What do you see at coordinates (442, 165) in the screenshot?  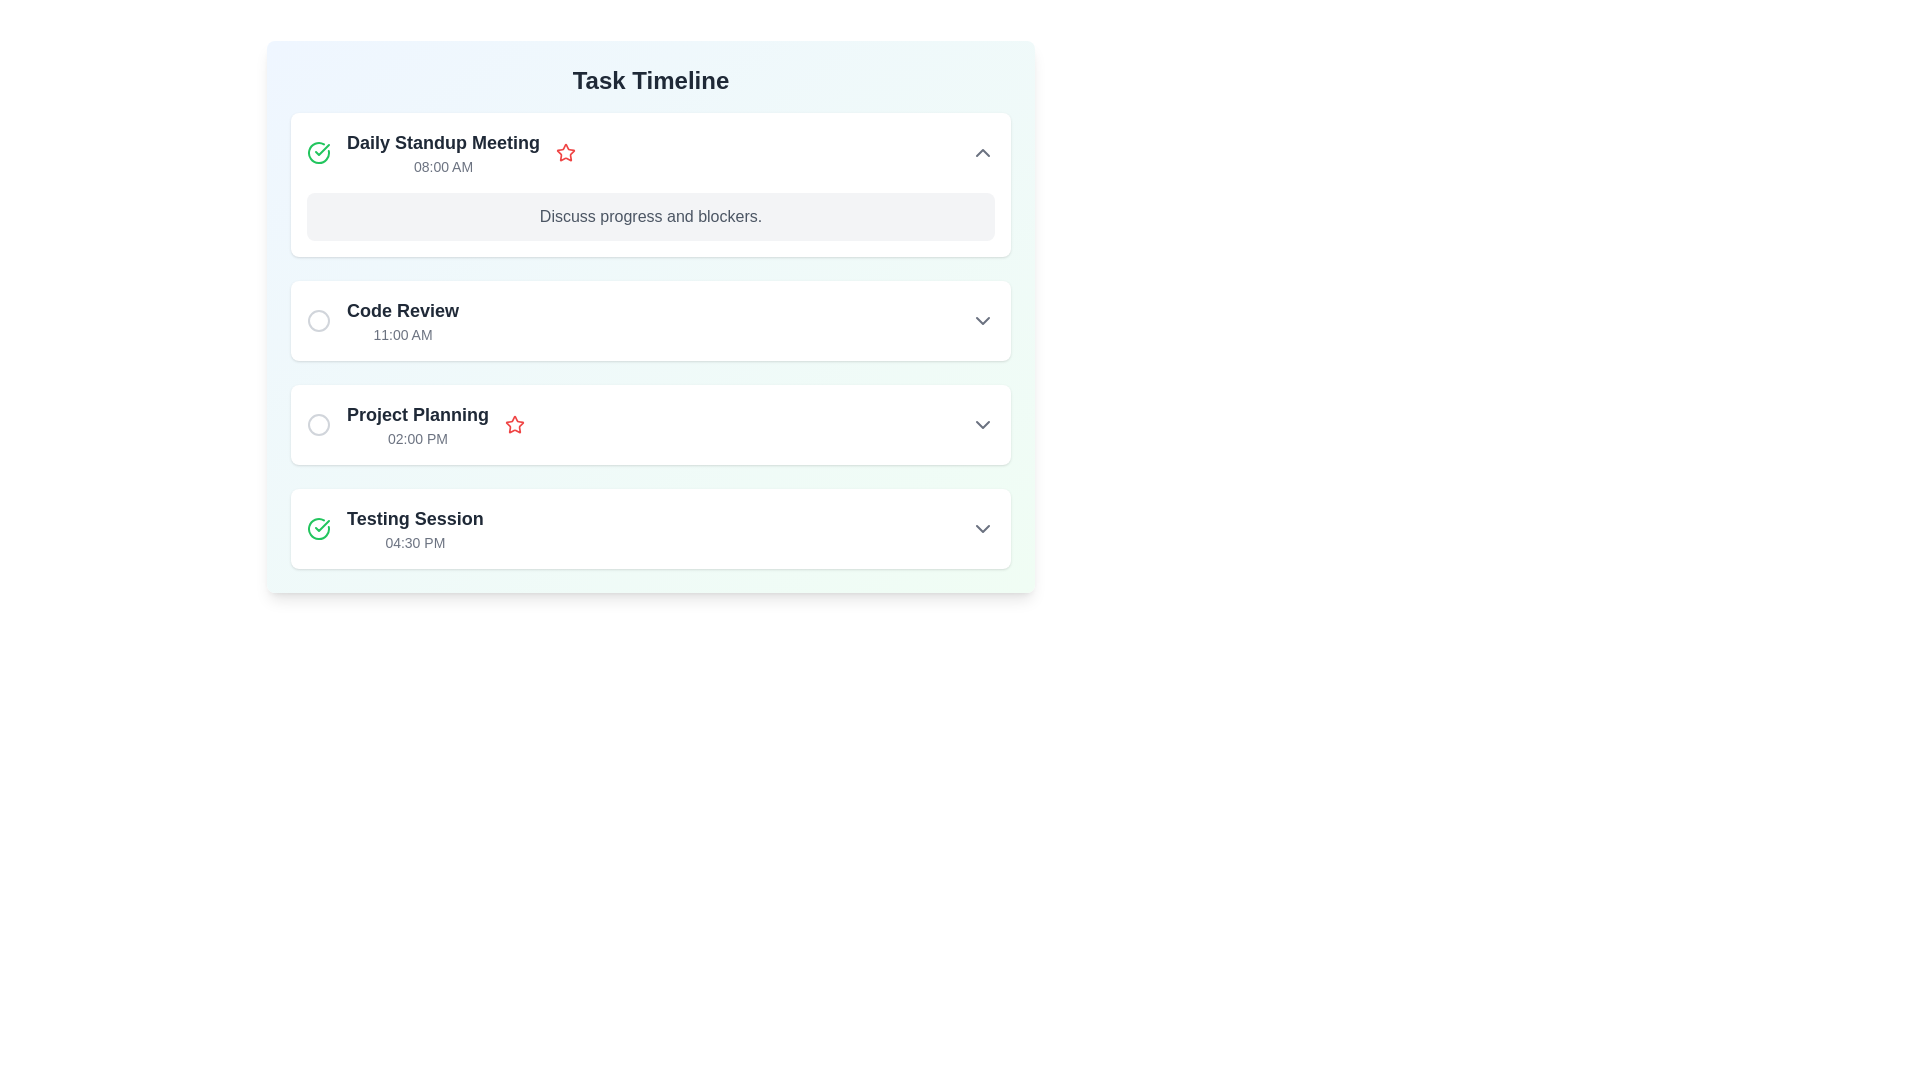 I see `text label displaying '08:00 AM', which is styled in a small gray font and positioned below the 'Daily Standup Meeting' header` at bounding box center [442, 165].